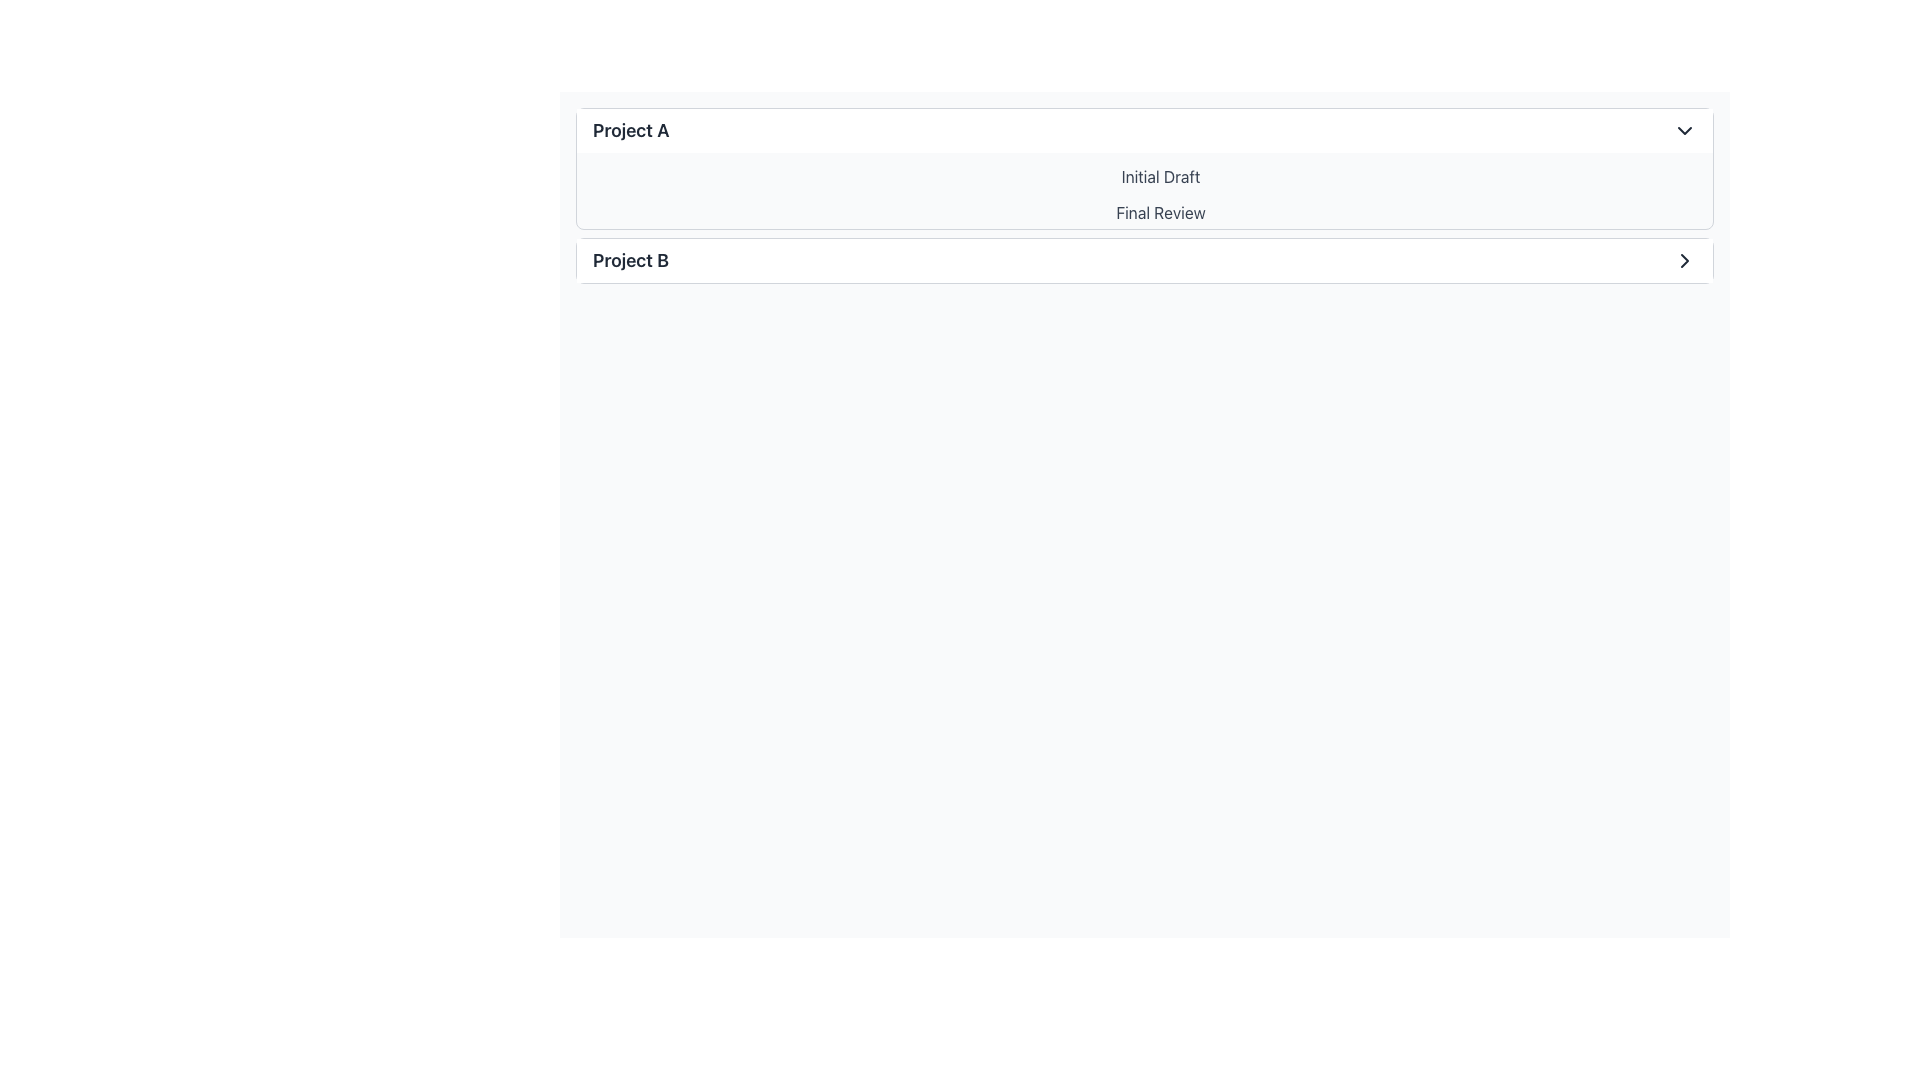 This screenshot has width=1920, height=1080. I want to click on the iconic chevron-style button located at the far-right of the 'Project B' row, adjacent to the text 'Project B', so click(1683, 260).